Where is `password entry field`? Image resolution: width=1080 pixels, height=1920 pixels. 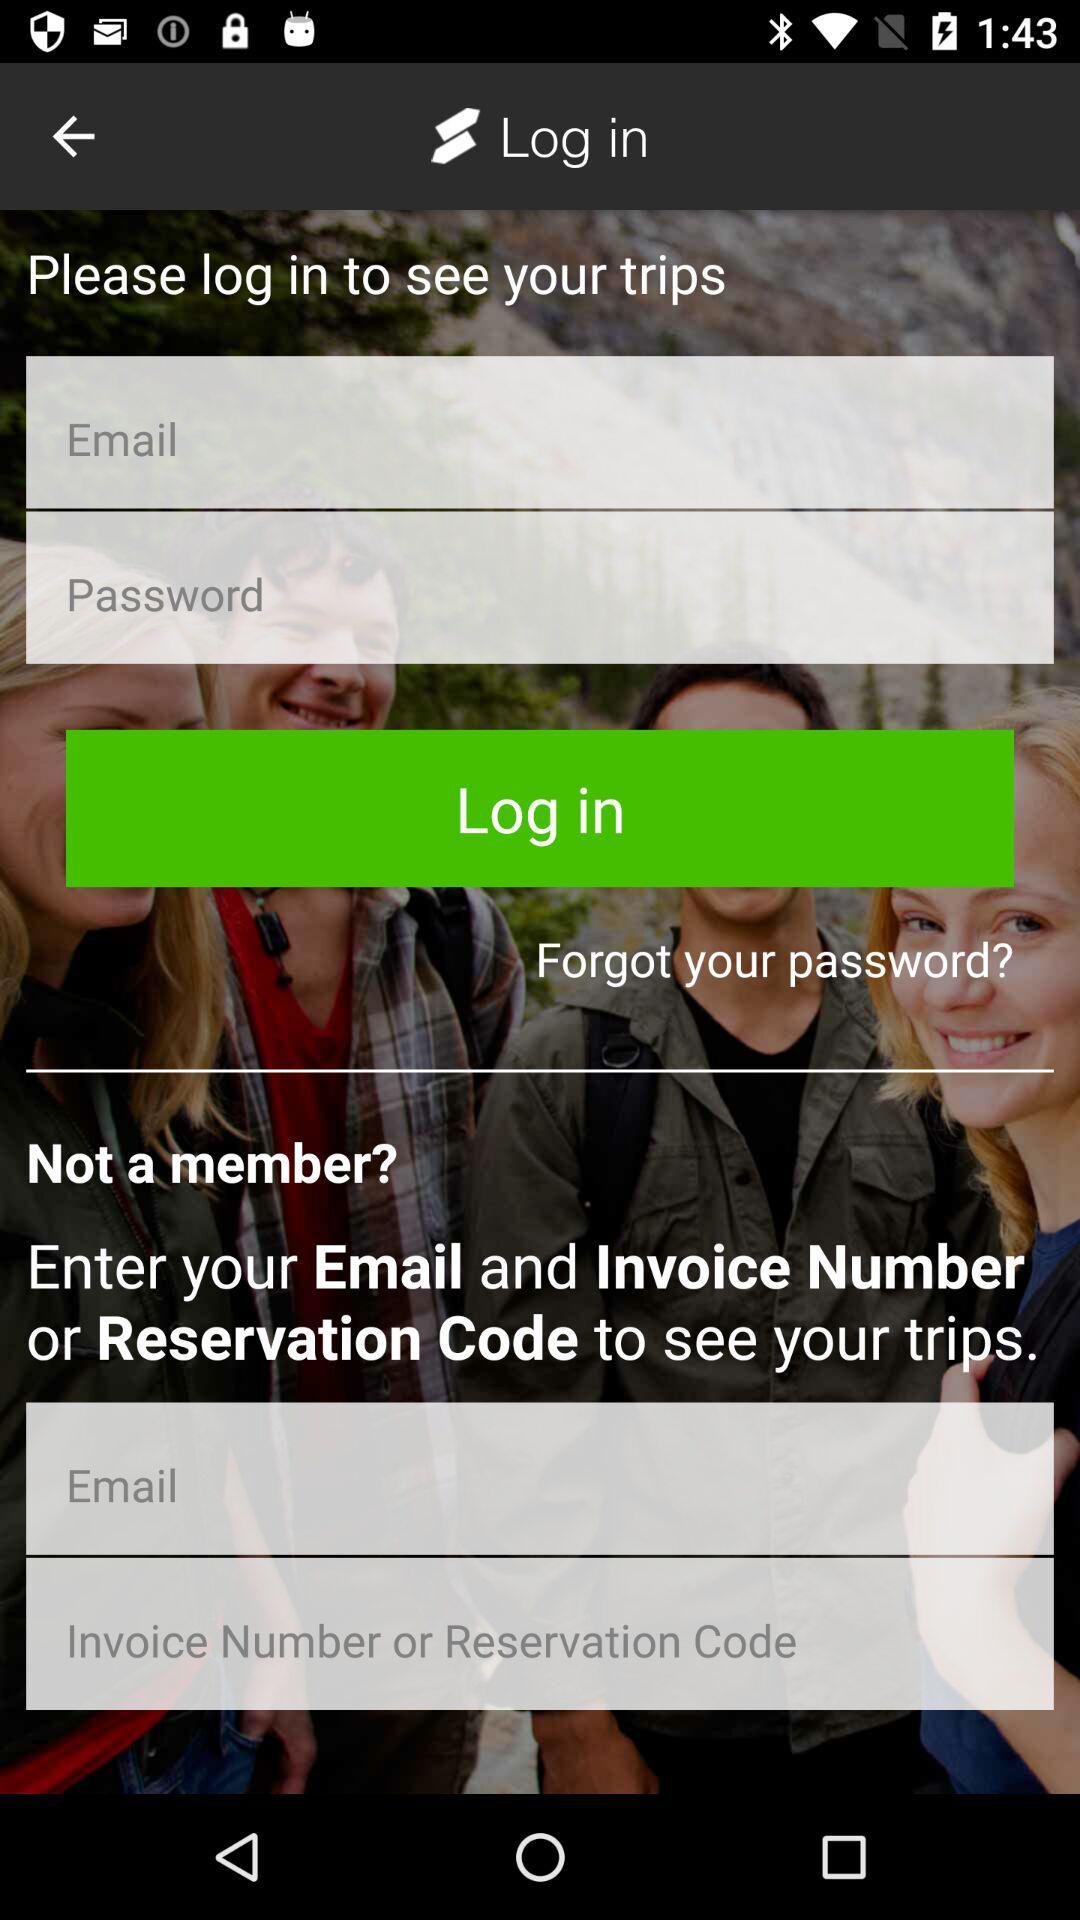
password entry field is located at coordinates (540, 586).